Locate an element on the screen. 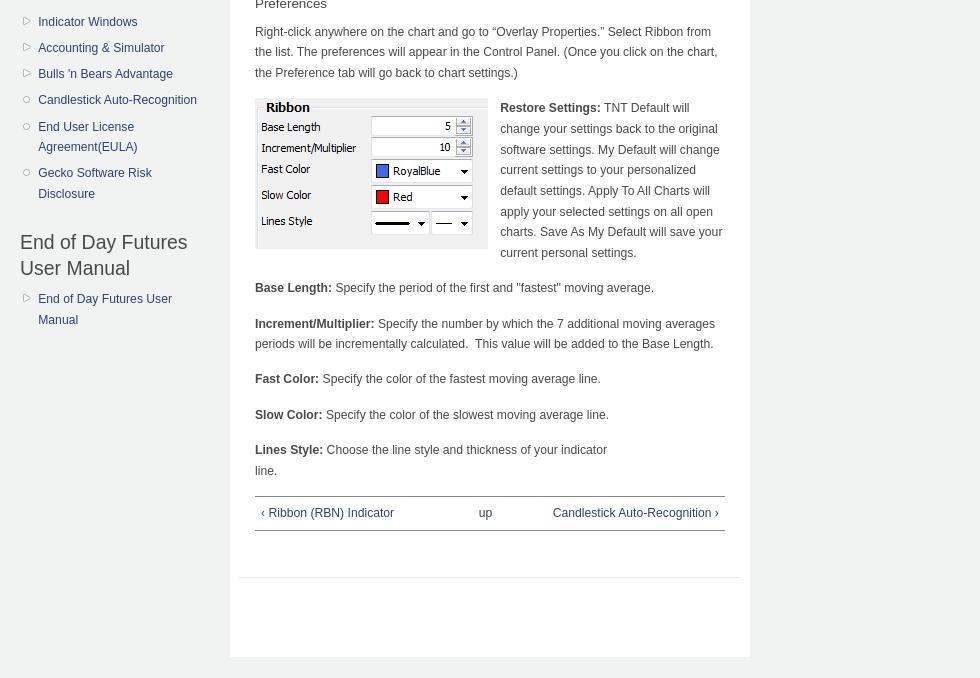  'line.' is located at coordinates (265, 468).